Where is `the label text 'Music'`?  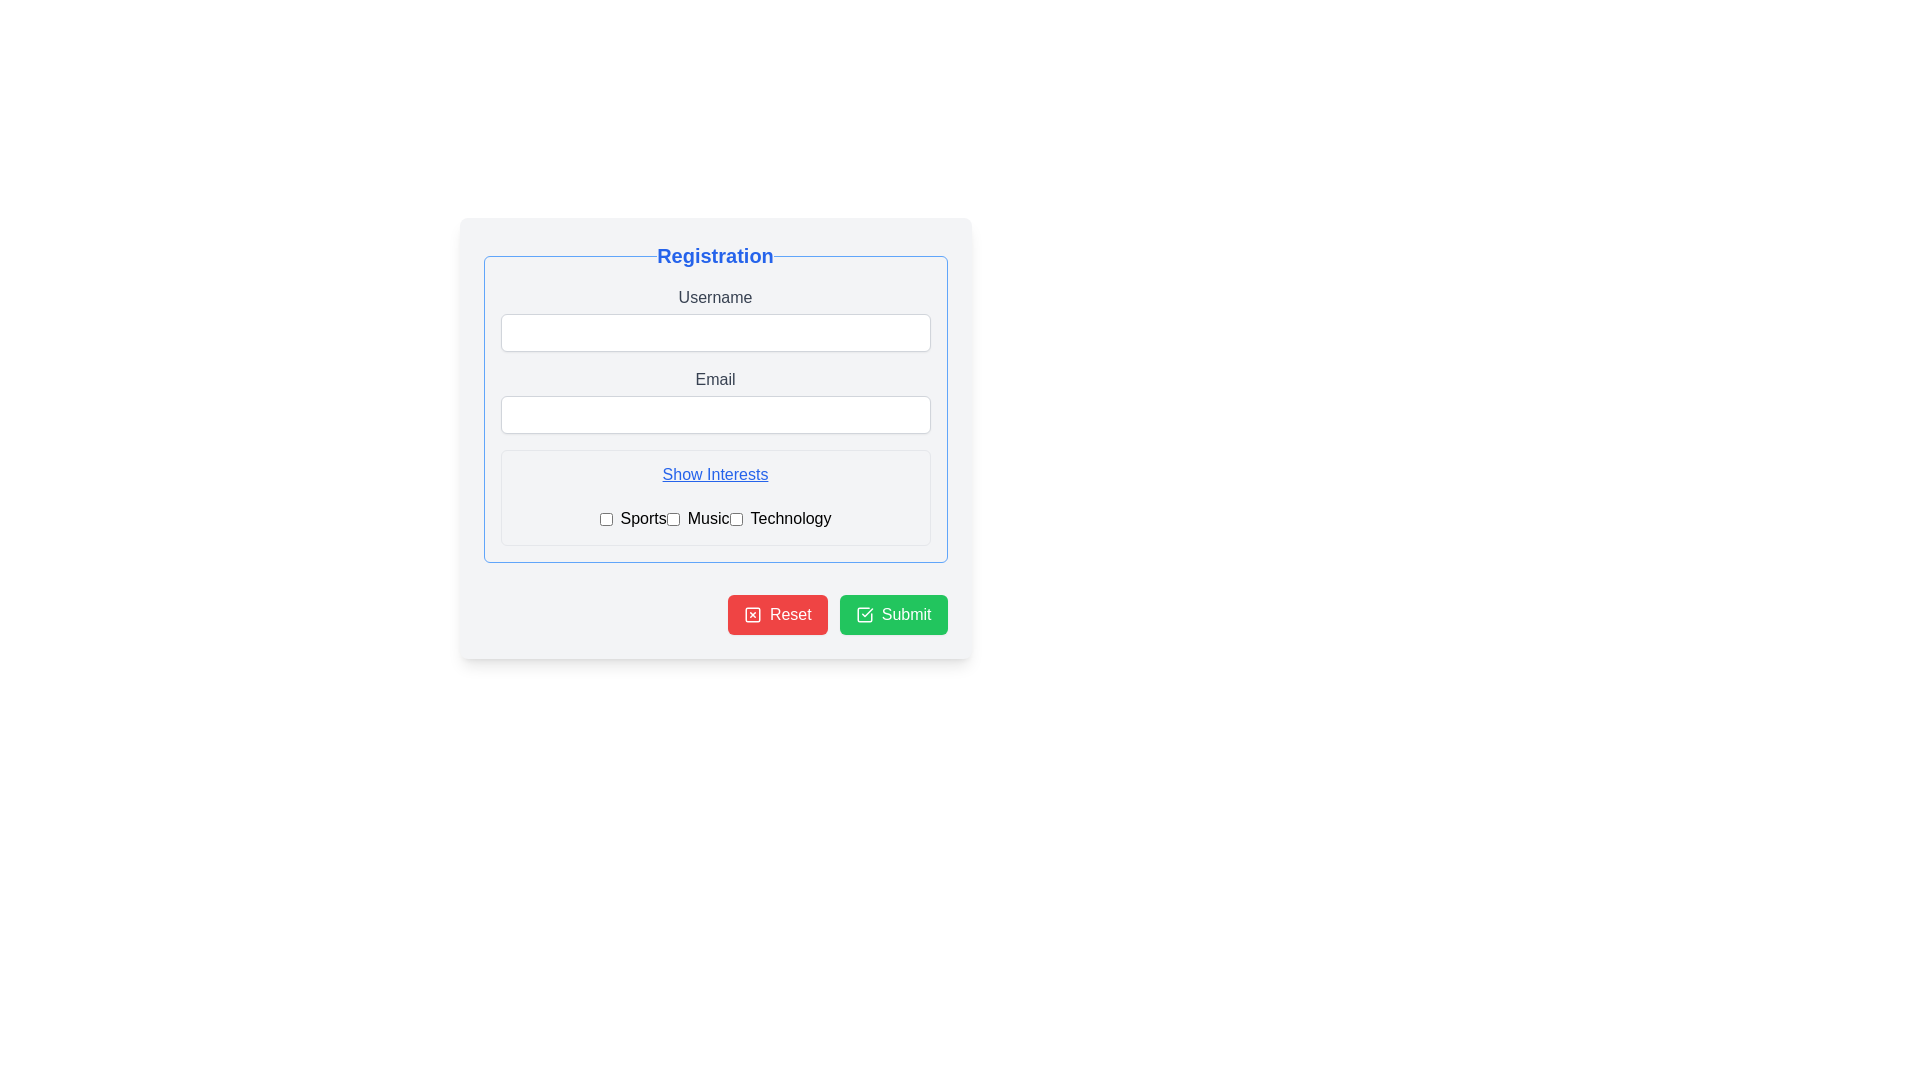 the label text 'Music' is located at coordinates (697, 518).